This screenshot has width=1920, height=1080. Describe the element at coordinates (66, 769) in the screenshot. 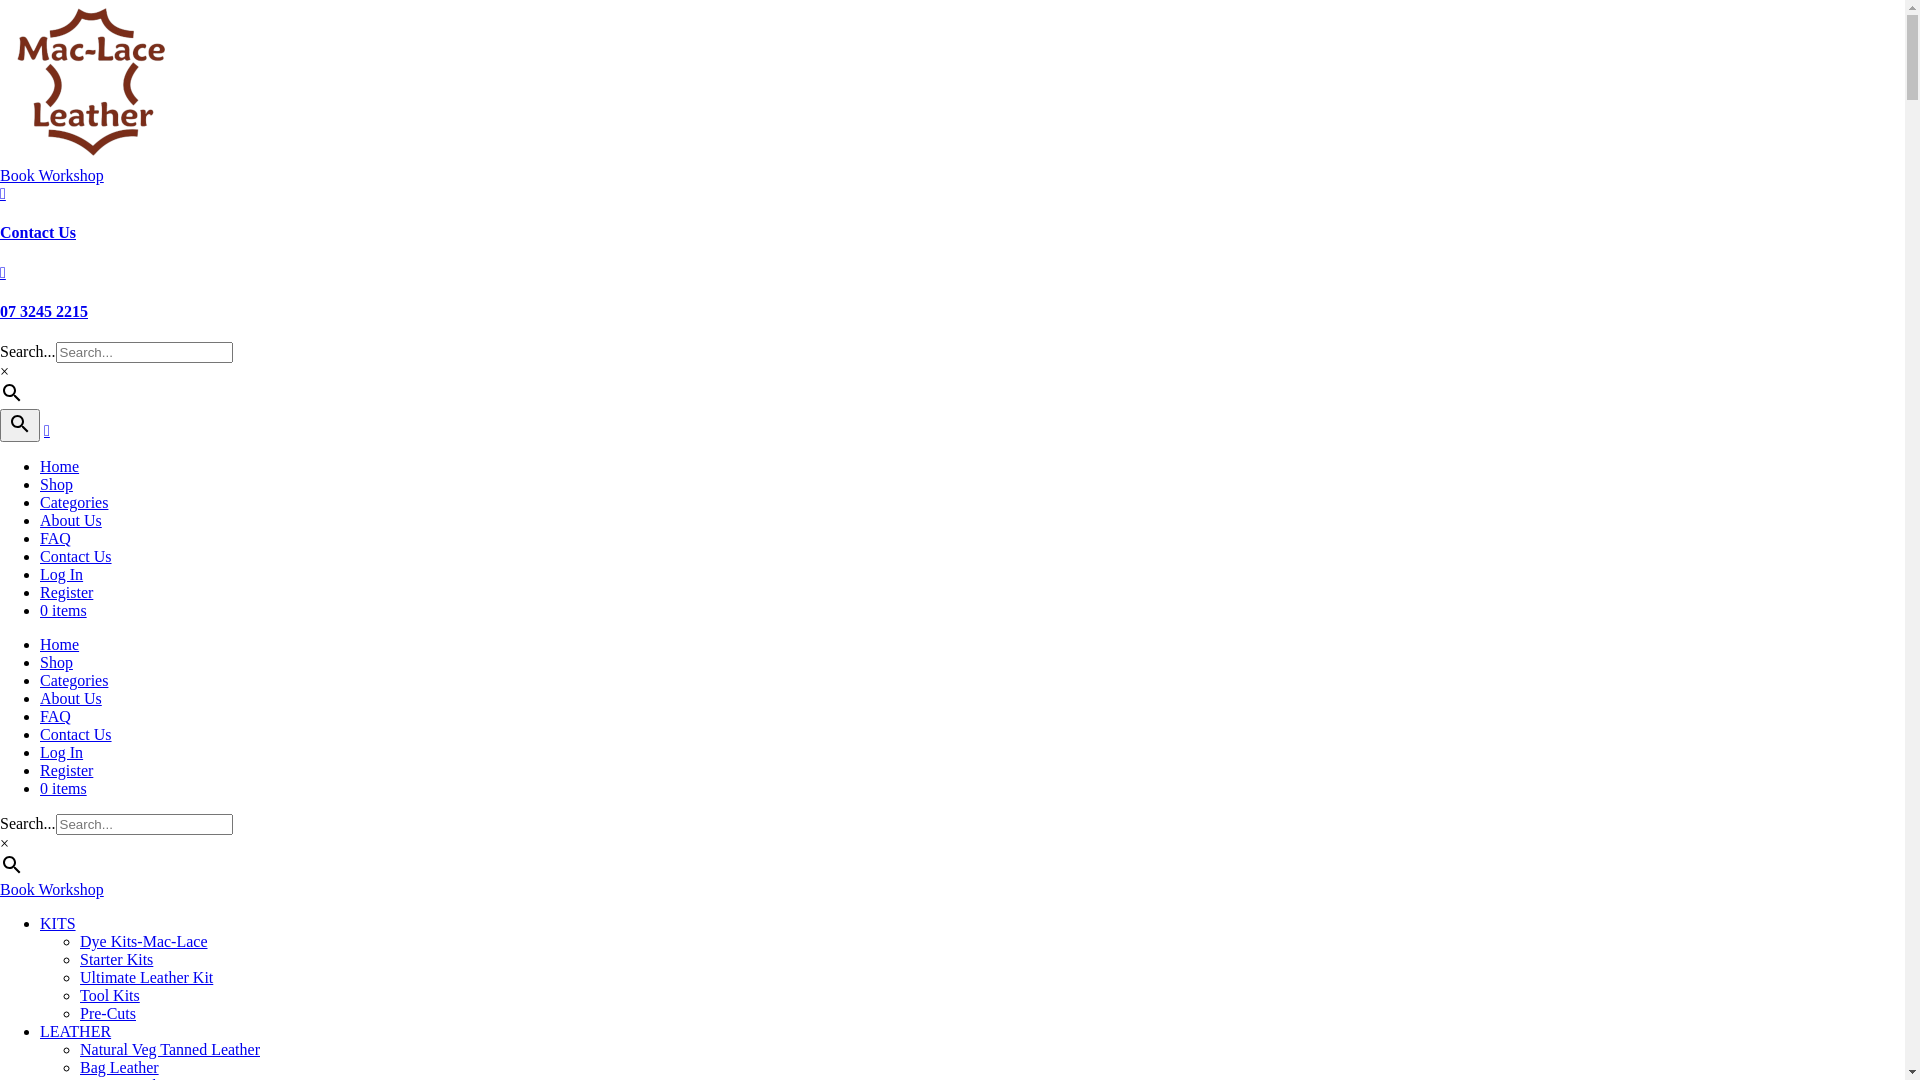

I see `'Register'` at that location.